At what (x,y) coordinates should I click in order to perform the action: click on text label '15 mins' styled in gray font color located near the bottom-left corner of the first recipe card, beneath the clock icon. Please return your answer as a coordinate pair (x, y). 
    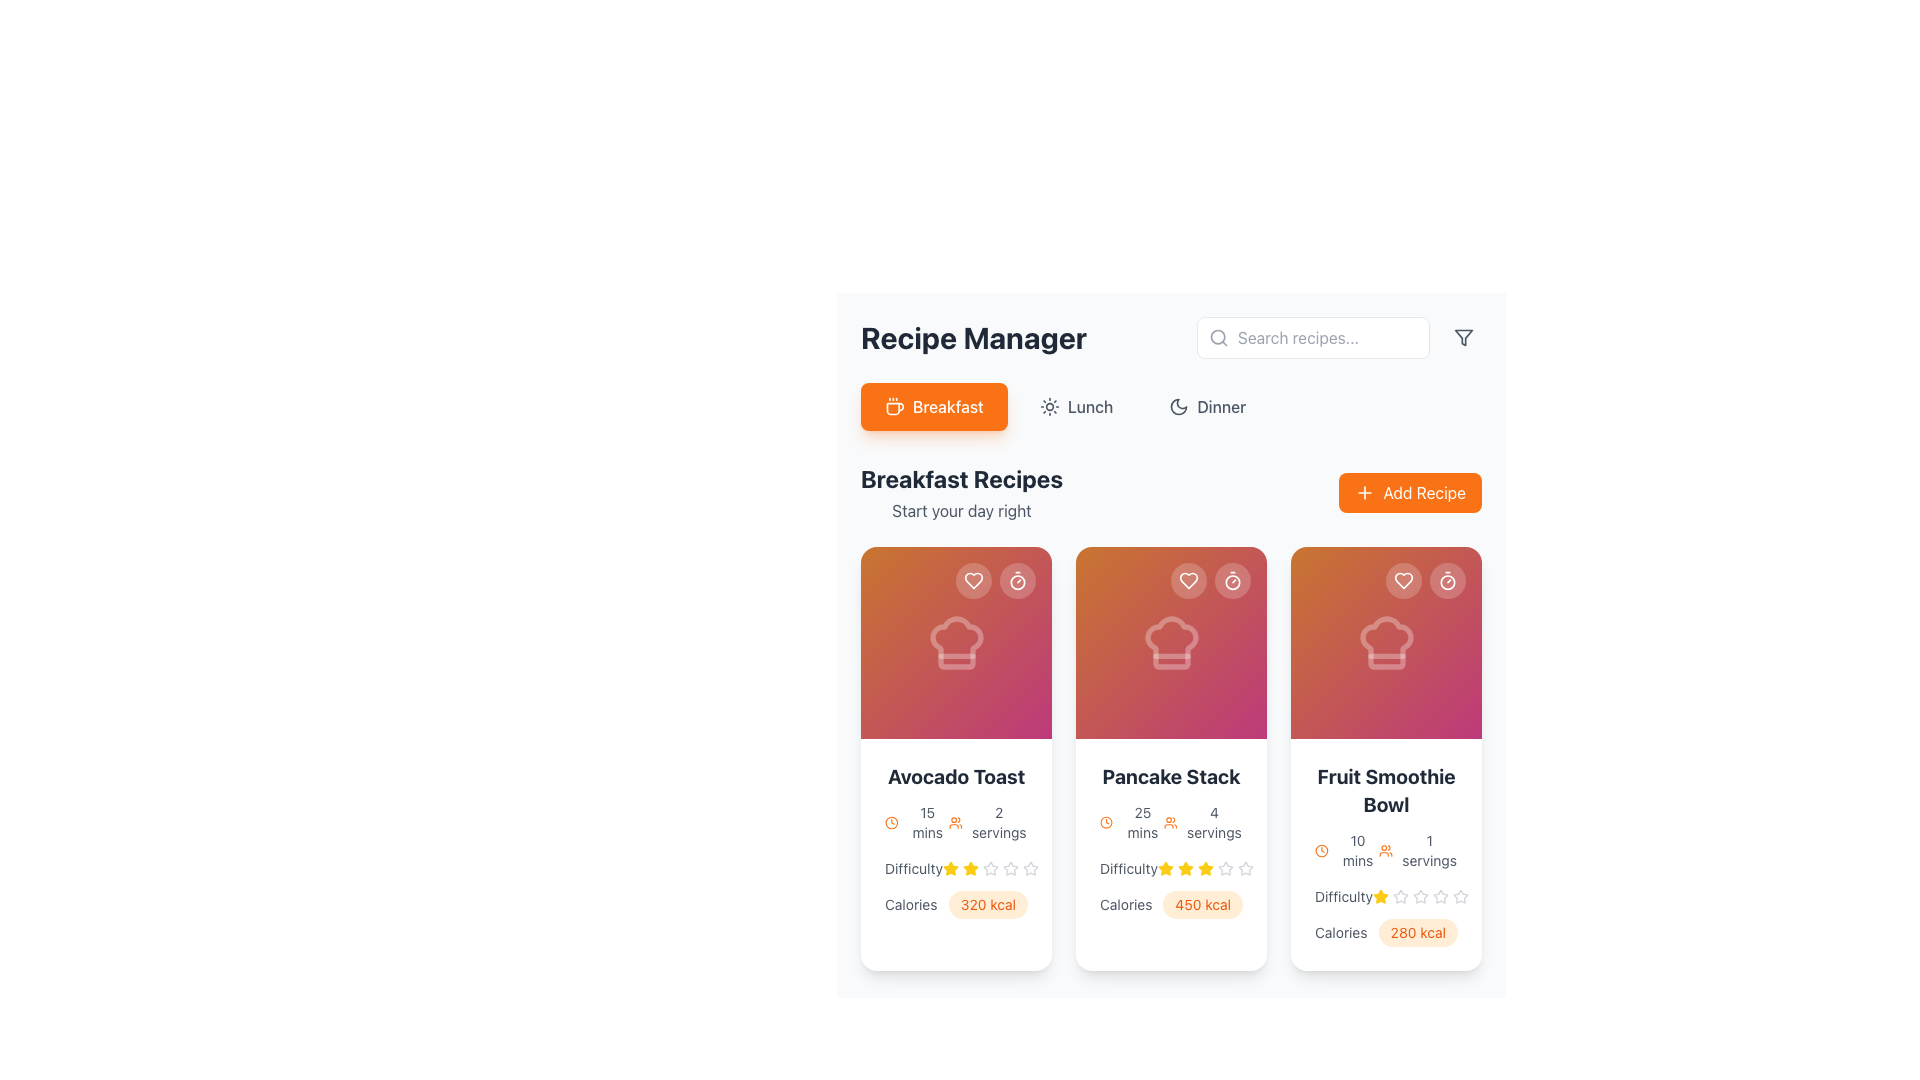
    Looking at the image, I should click on (926, 822).